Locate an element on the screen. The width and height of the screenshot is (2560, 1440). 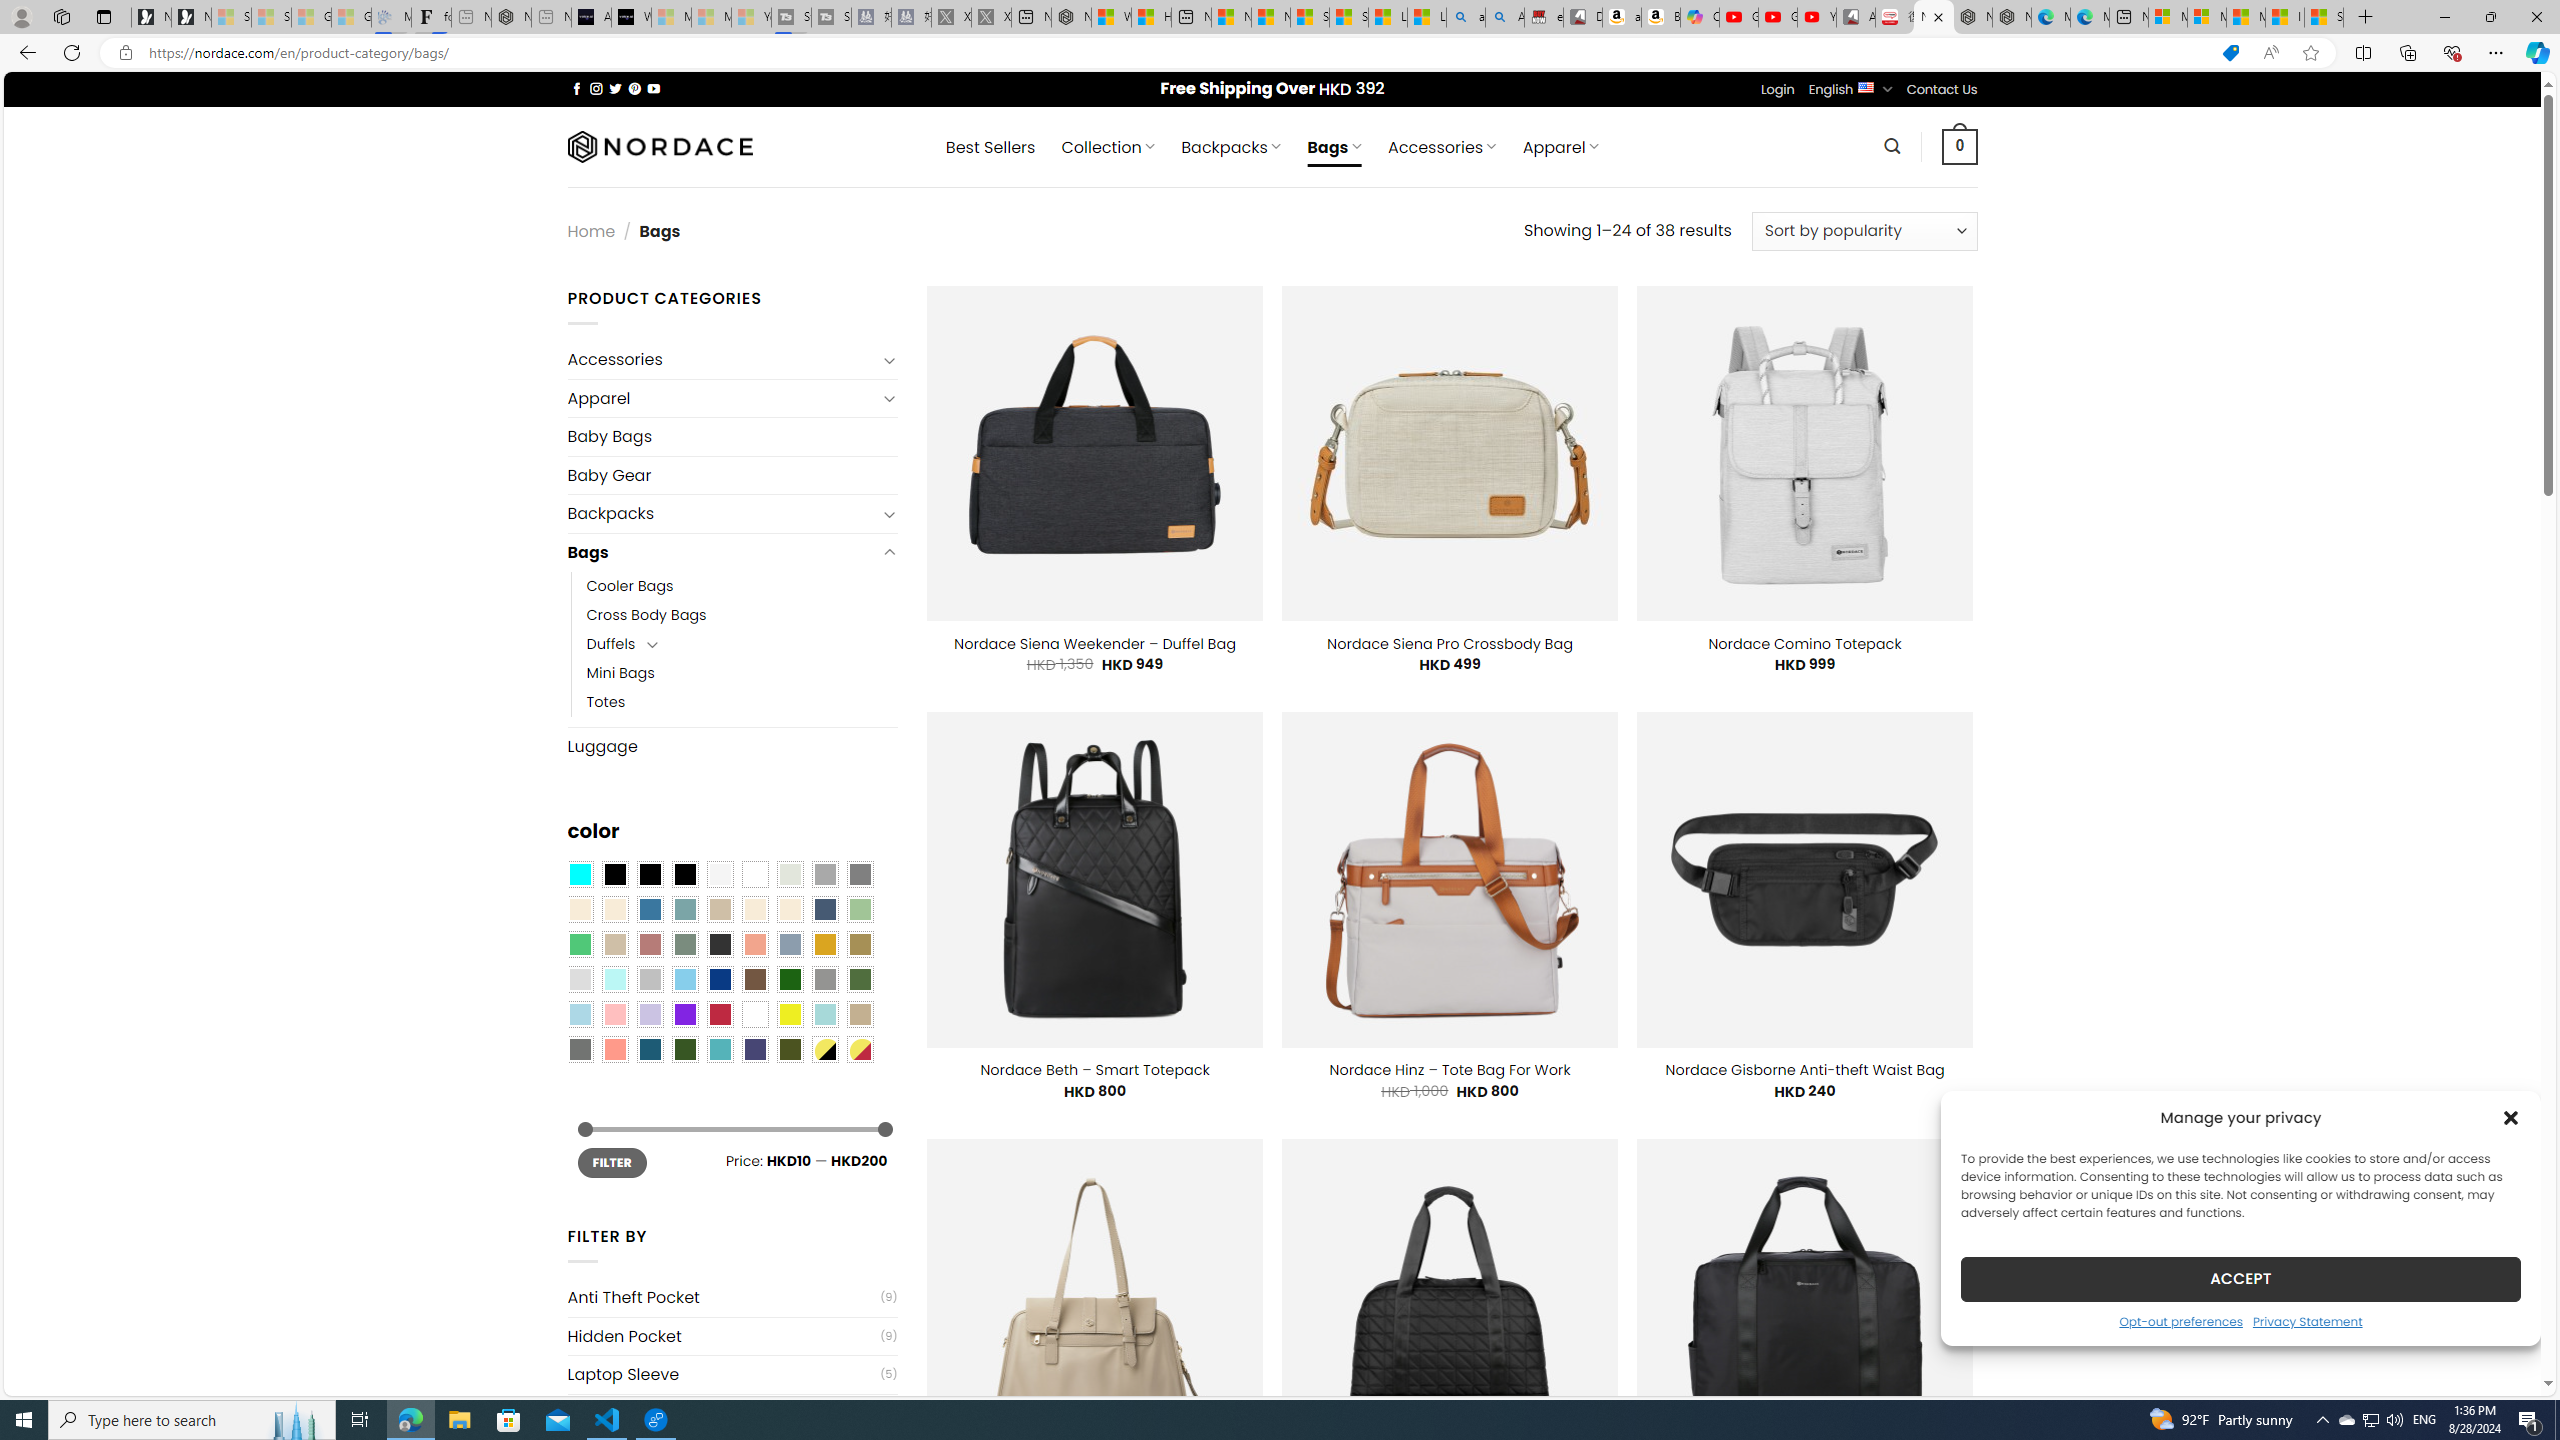
'Follow on YouTube' is located at coordinates (653, 88).